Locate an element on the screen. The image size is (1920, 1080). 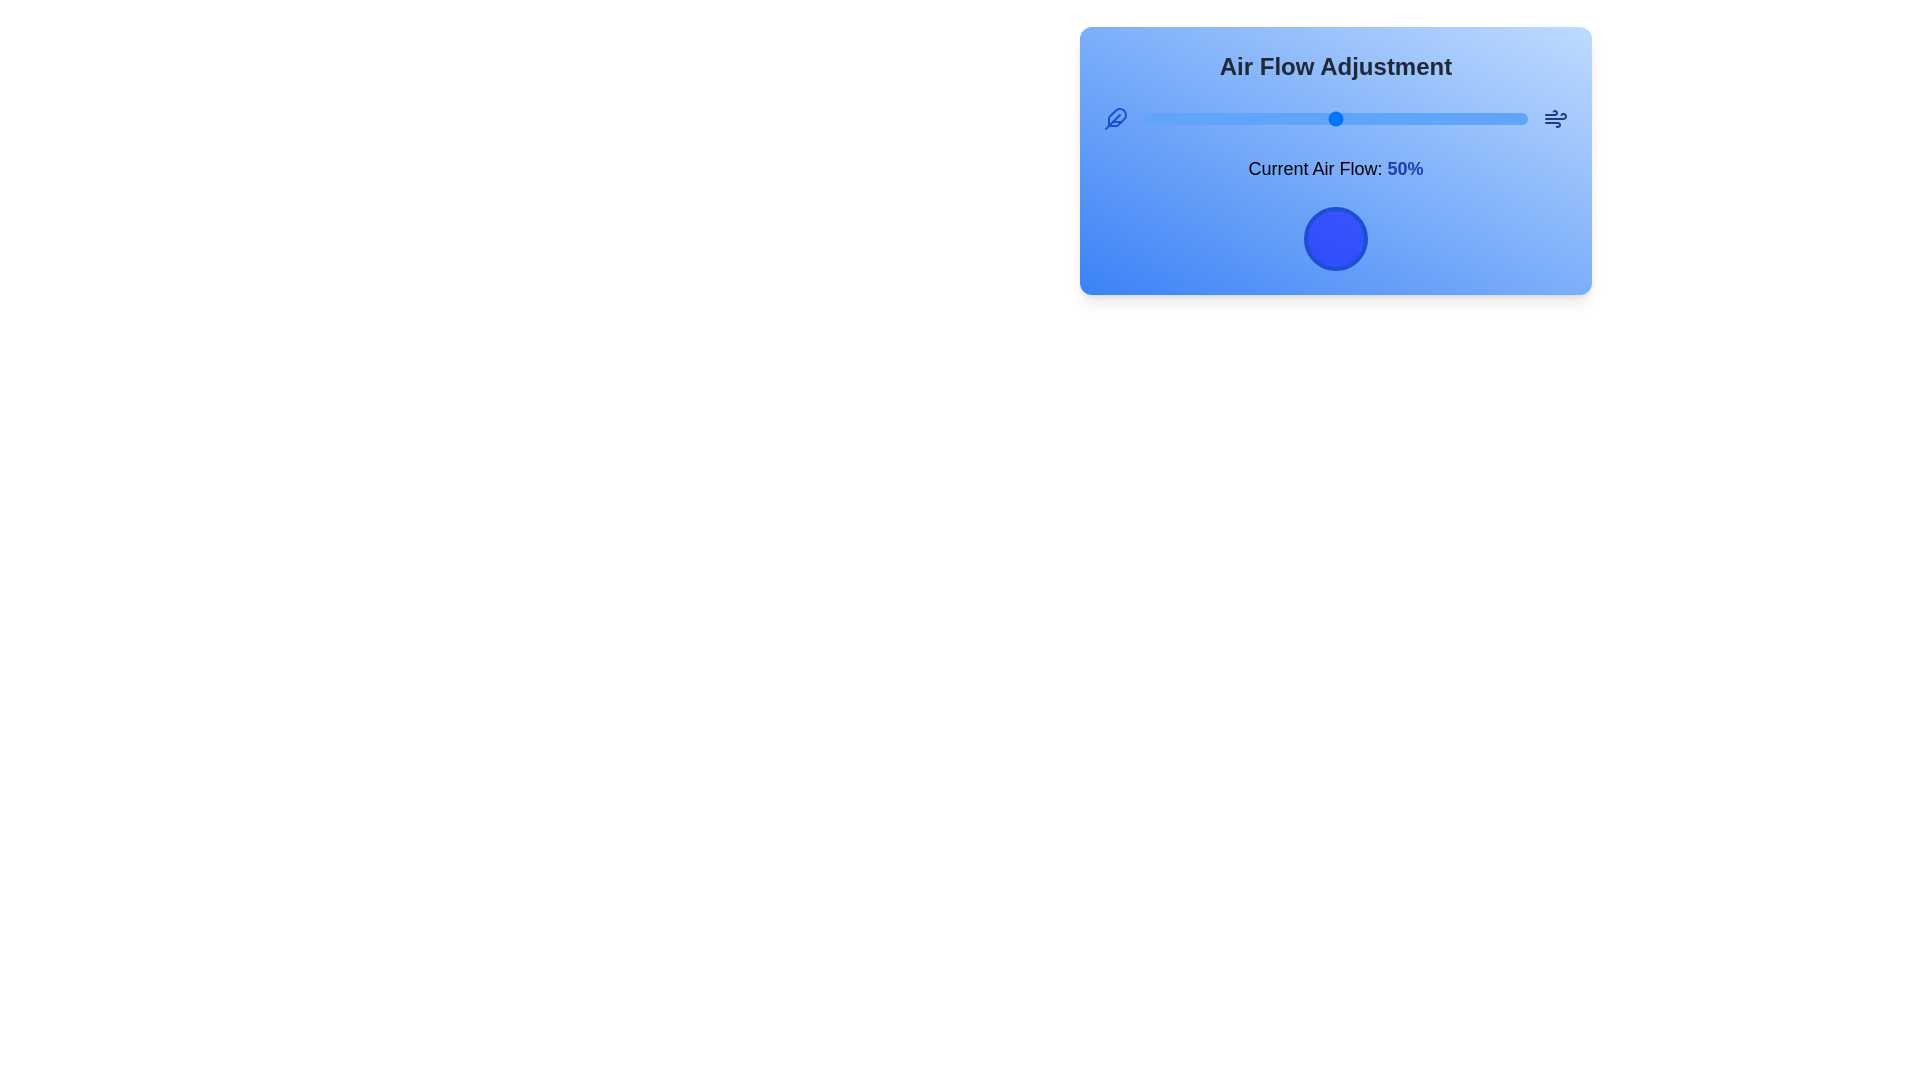
the airflow slider to 63% is located at coordinates (1384, 119).